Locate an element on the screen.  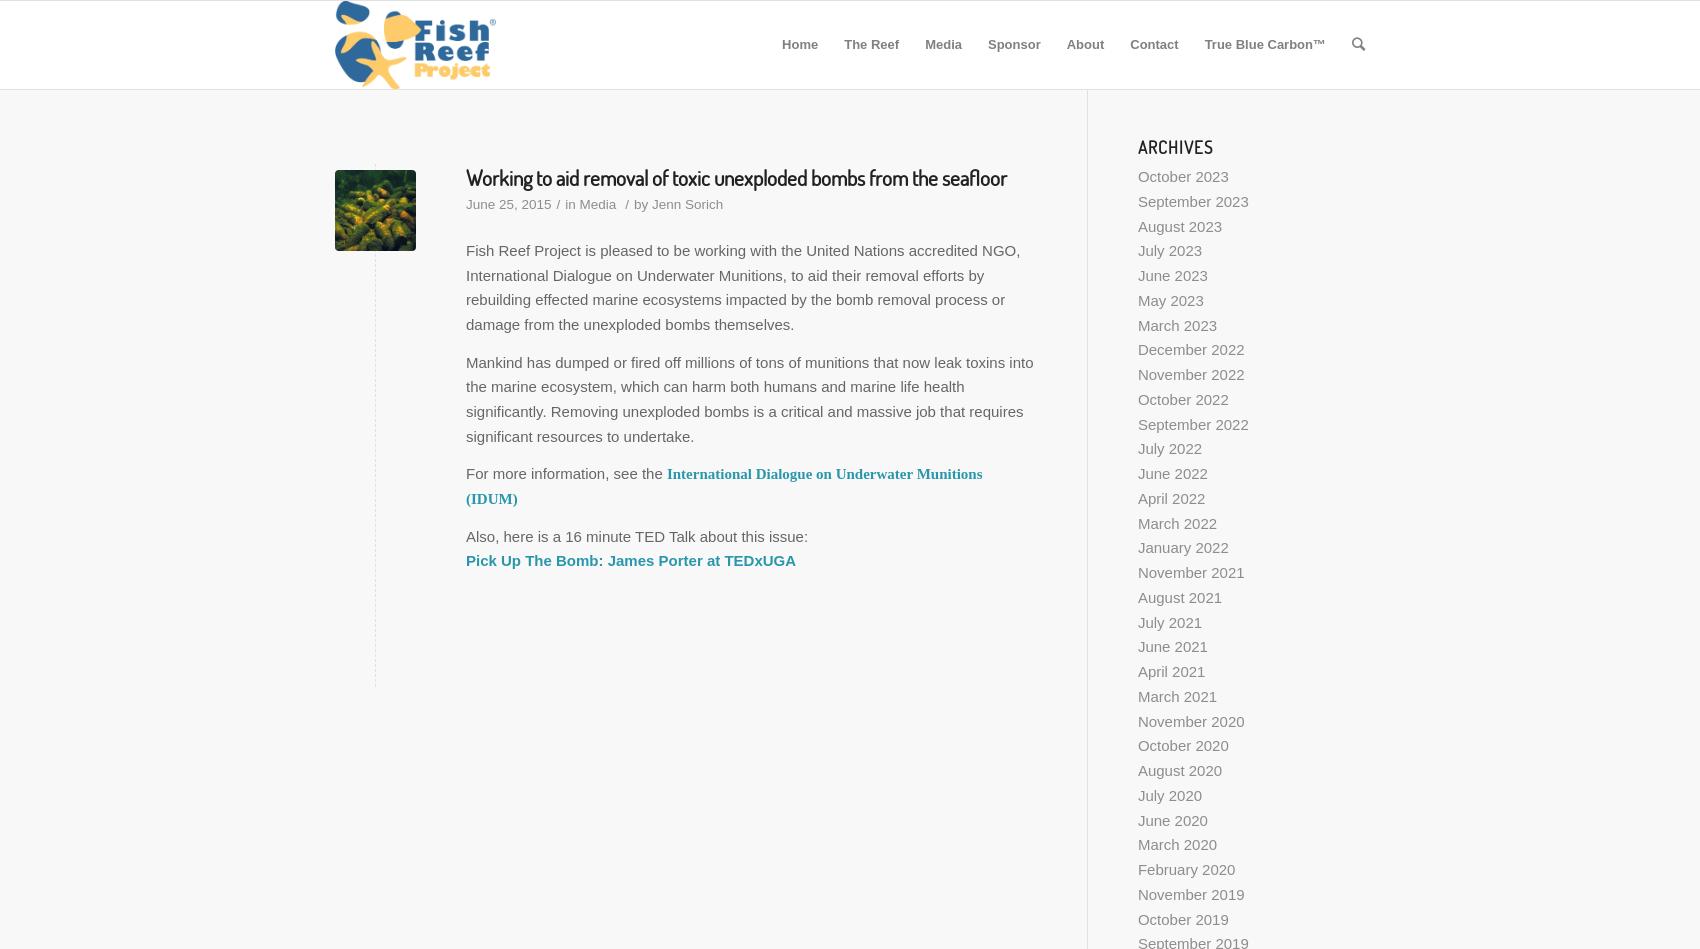
'Fish Reef Project is pleased to be working with the United Nations accredited NGO, International Dialogue on Underwater Munitions, to aid their removal efforts by rebuilding effected marine ecosystems impacted by the bomb removal process or damage from the unexploded bombs themselves.' is located at coordinates (743, 285).